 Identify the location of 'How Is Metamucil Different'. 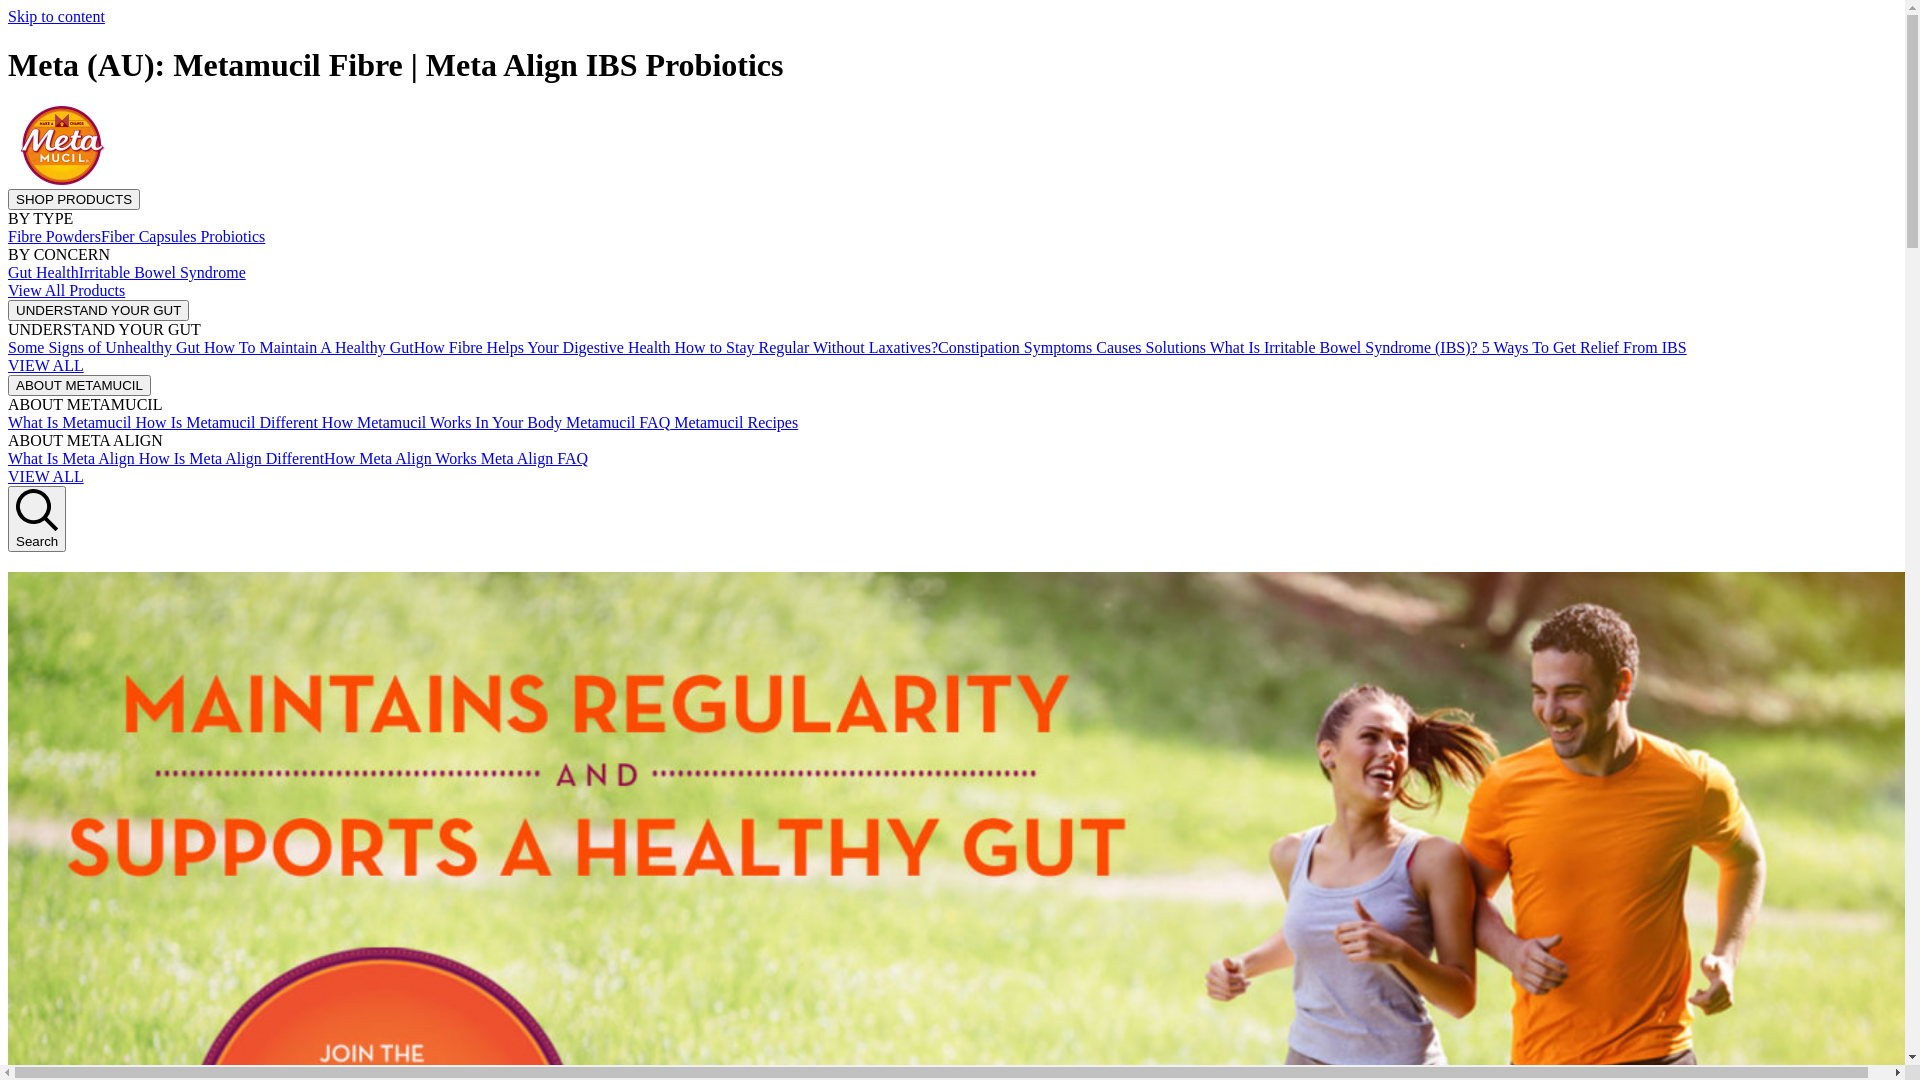
(225, 421).